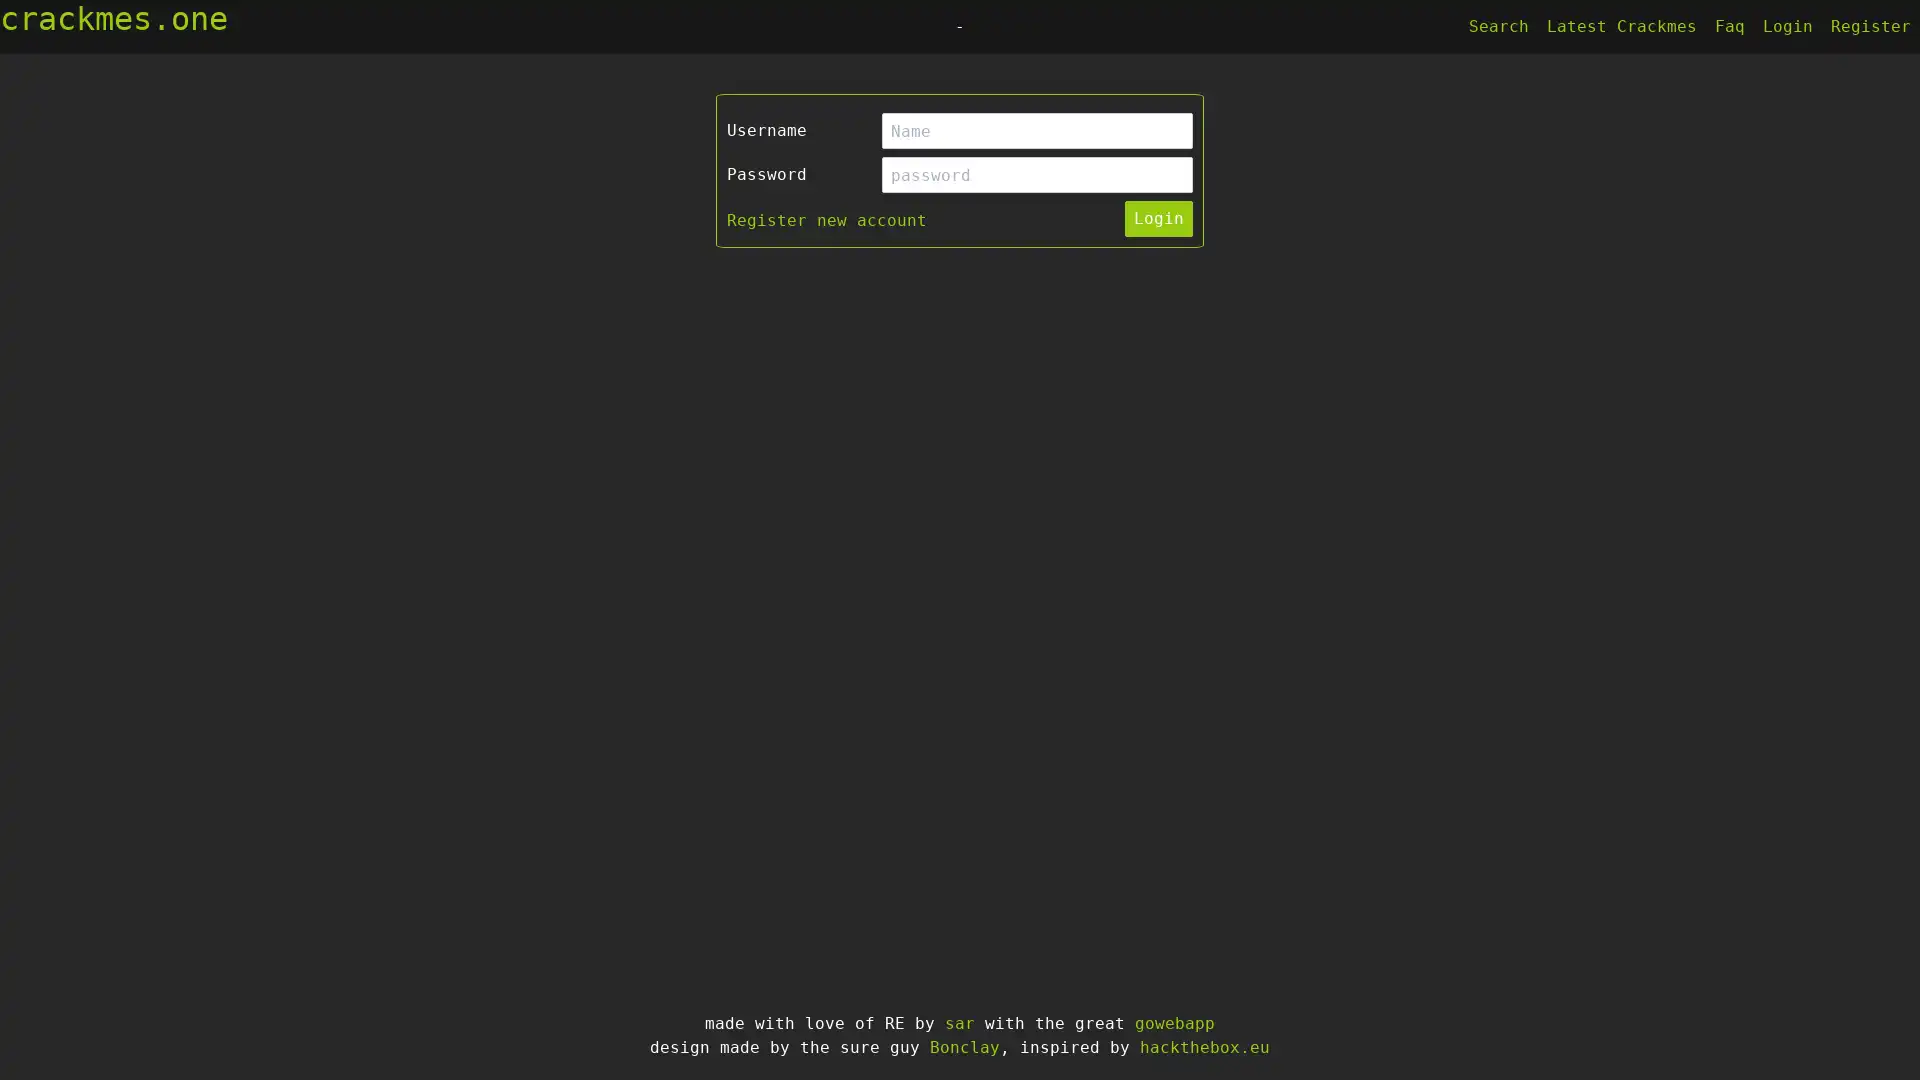 The width and height of the screenshot is (1920, 1080). What do you see at coordinates (1158, 219) in the screenshot?
I see `Login` at bounding box center [1158, 219].